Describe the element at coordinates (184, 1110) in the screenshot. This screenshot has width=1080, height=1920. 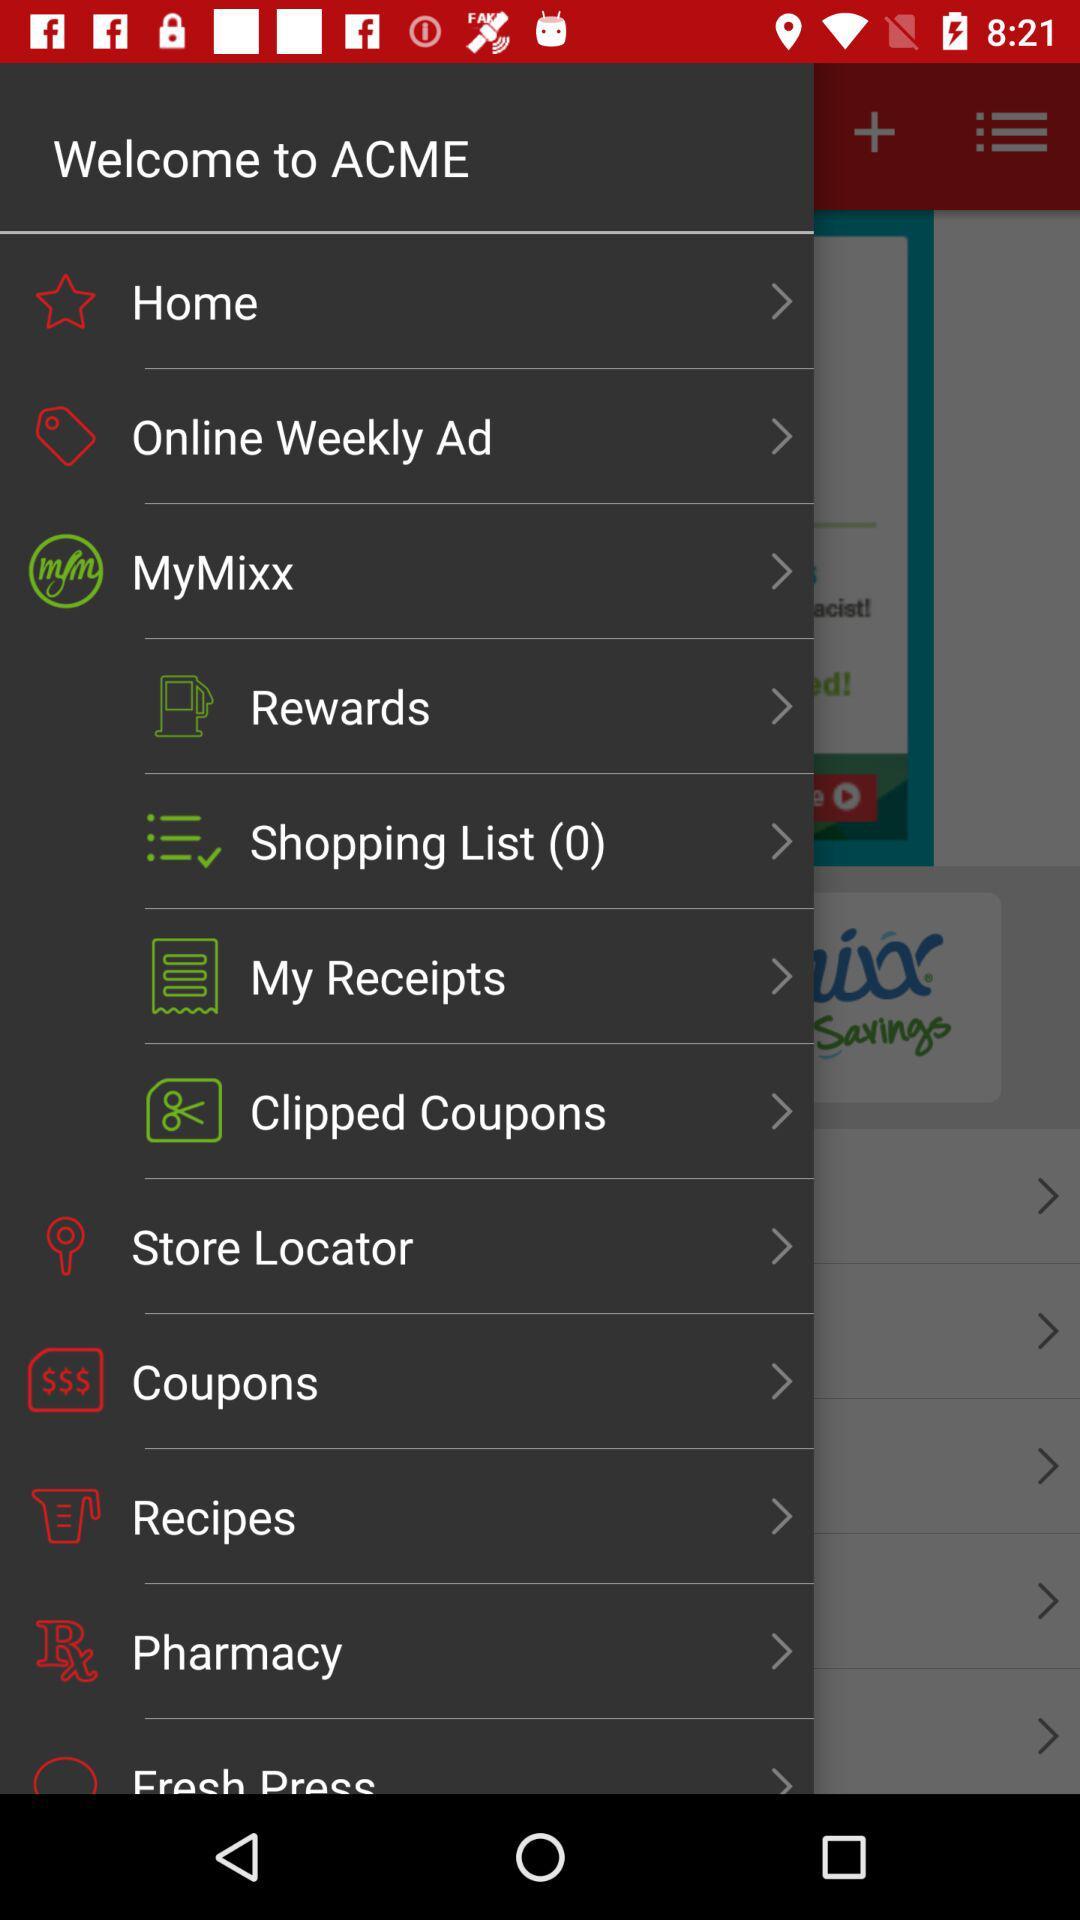
I see `tap the clipped coupons icon` at that location.